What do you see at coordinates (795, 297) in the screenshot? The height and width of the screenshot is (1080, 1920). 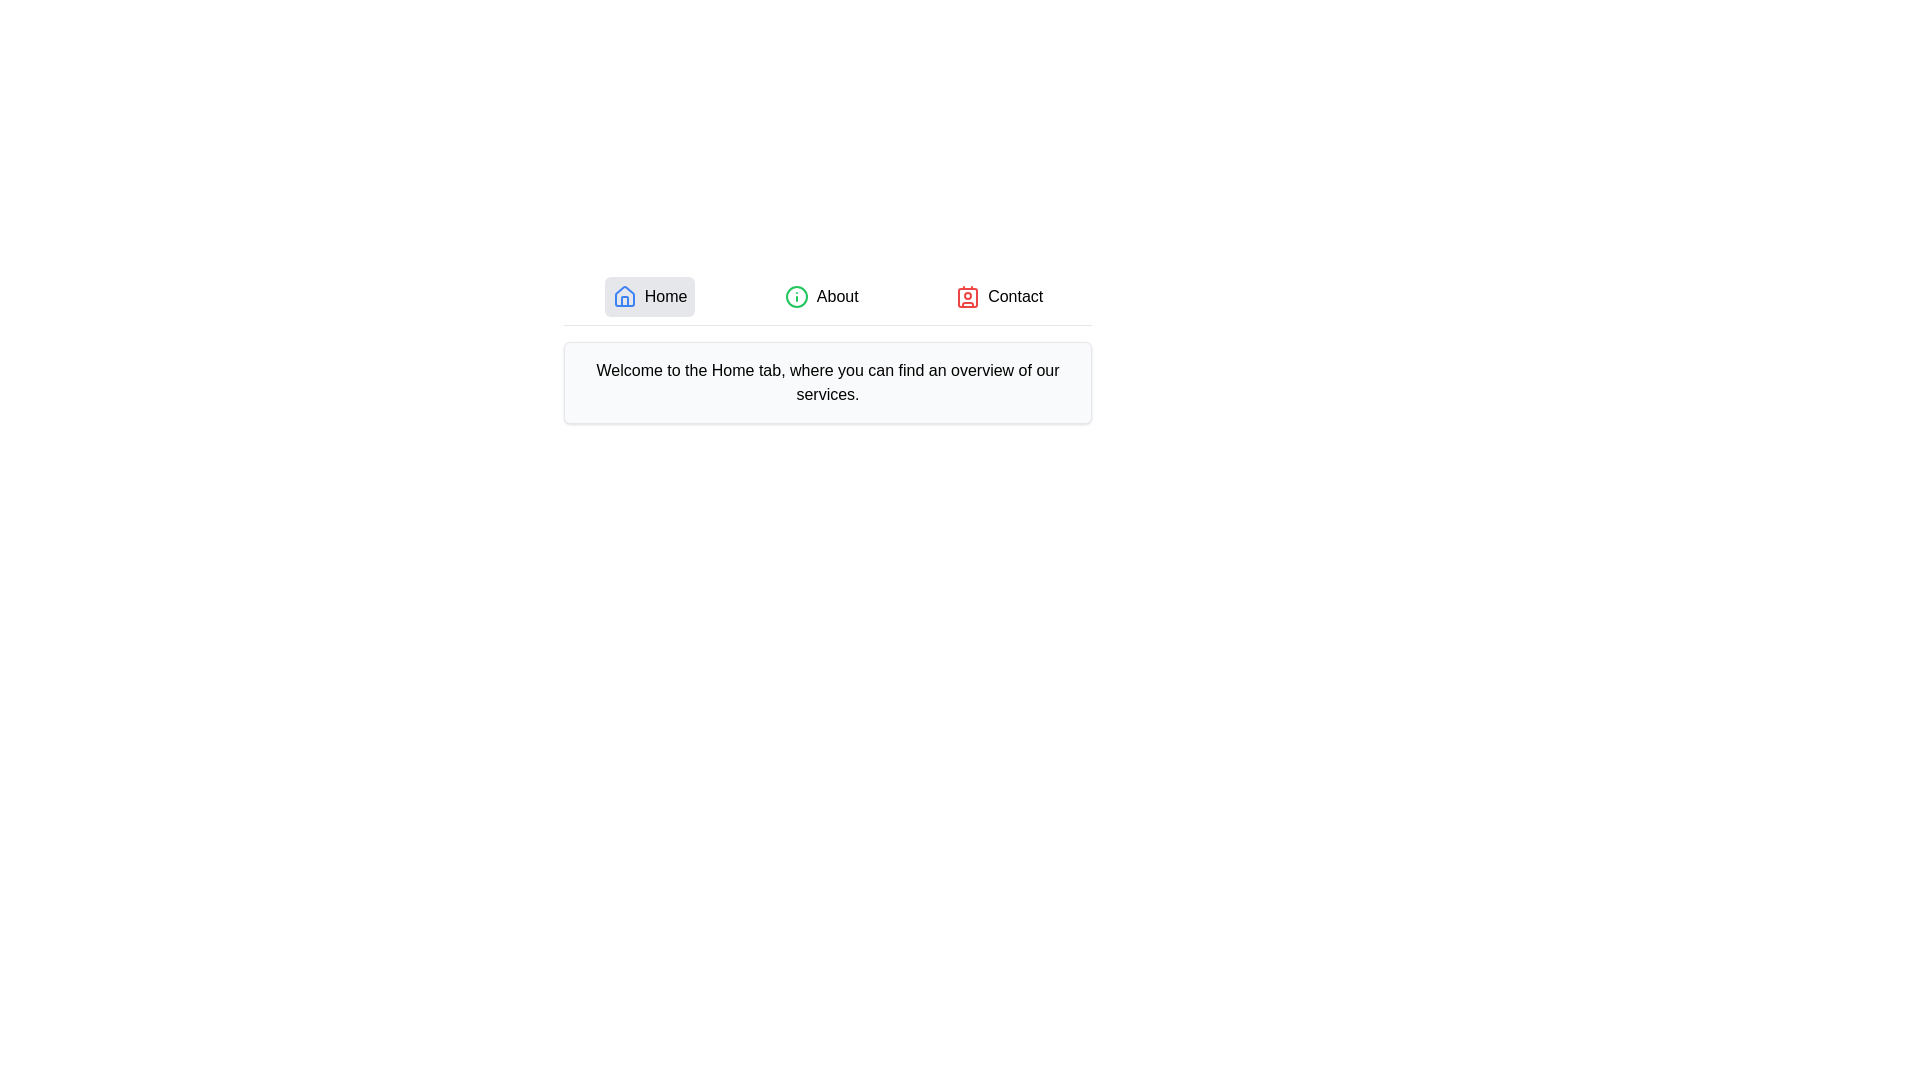 I see `the icon of the About tab` at bounding box center [795, 297].